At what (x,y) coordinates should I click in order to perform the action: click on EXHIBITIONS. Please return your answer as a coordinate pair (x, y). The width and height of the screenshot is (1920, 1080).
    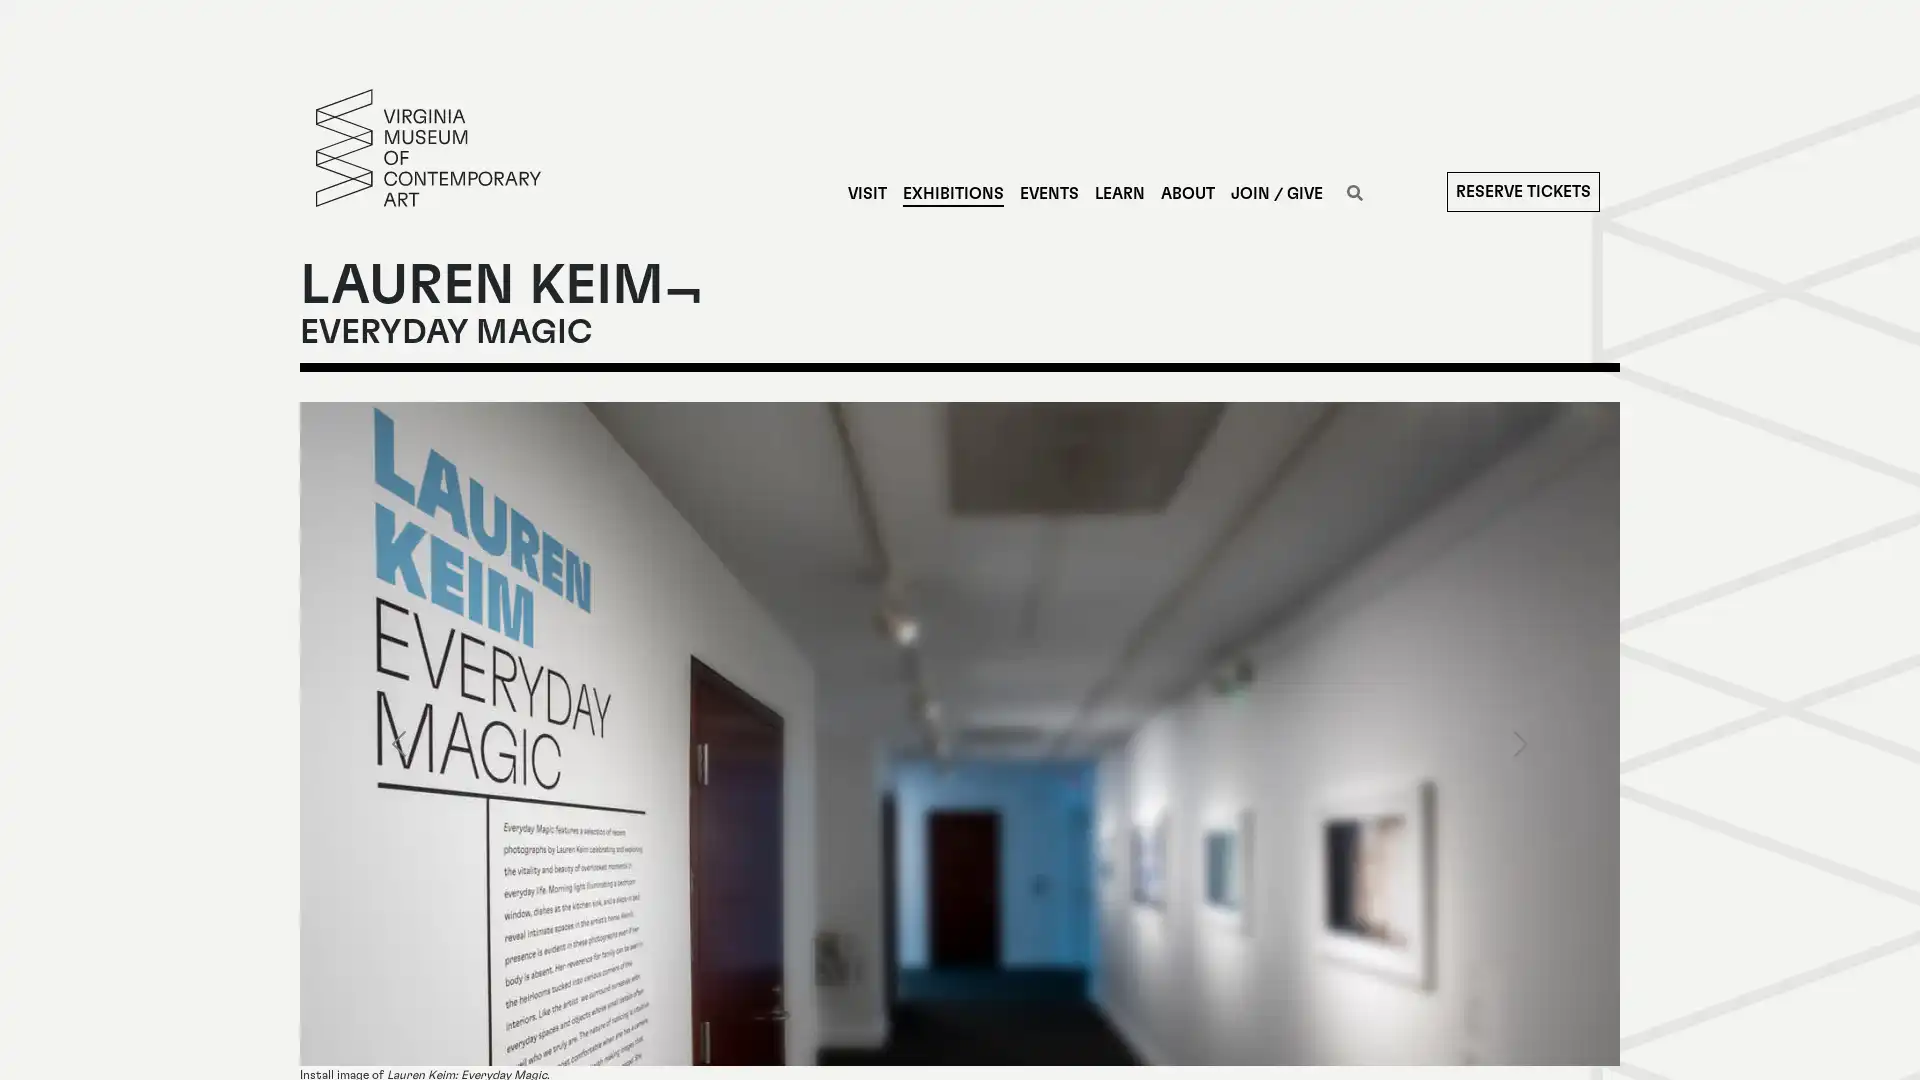
    Looking at the image, I should click on (951, 193).